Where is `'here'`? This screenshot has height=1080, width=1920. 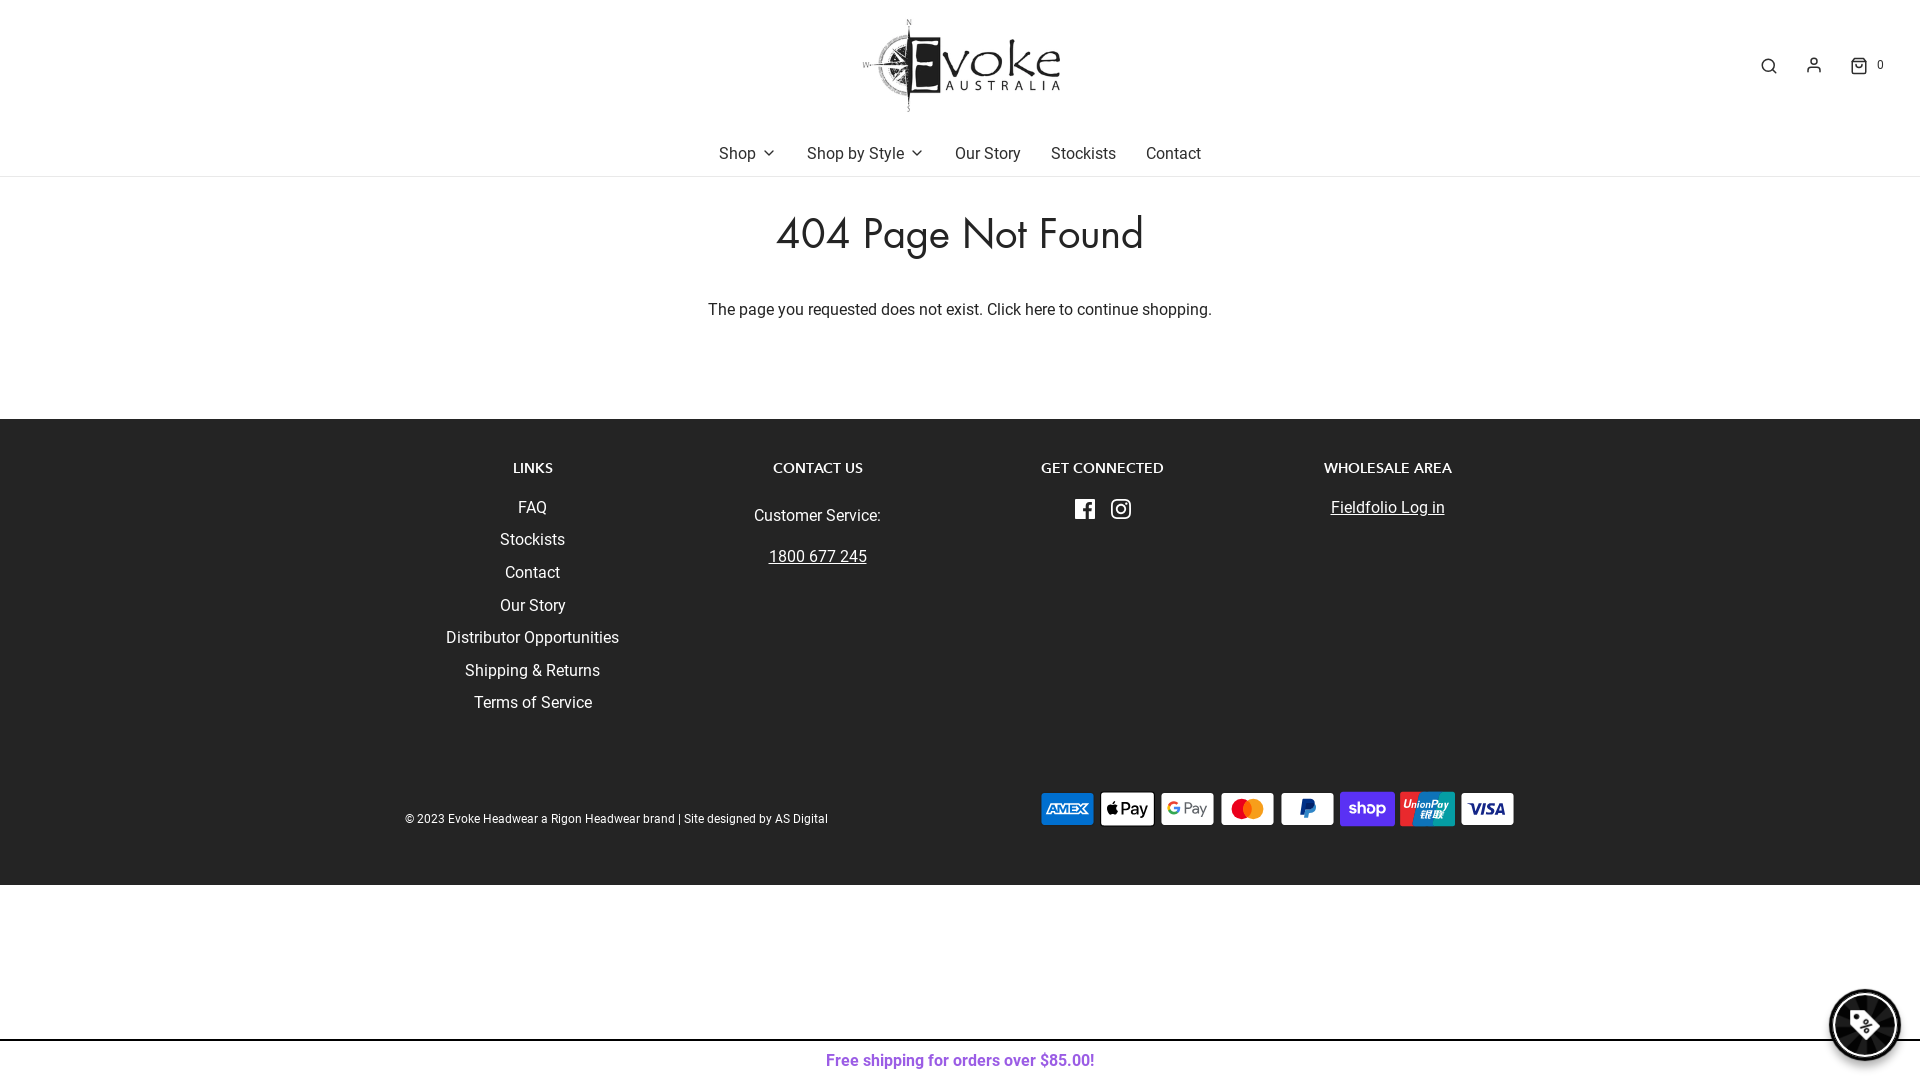
'here' is located at coordinates (1025, 309).